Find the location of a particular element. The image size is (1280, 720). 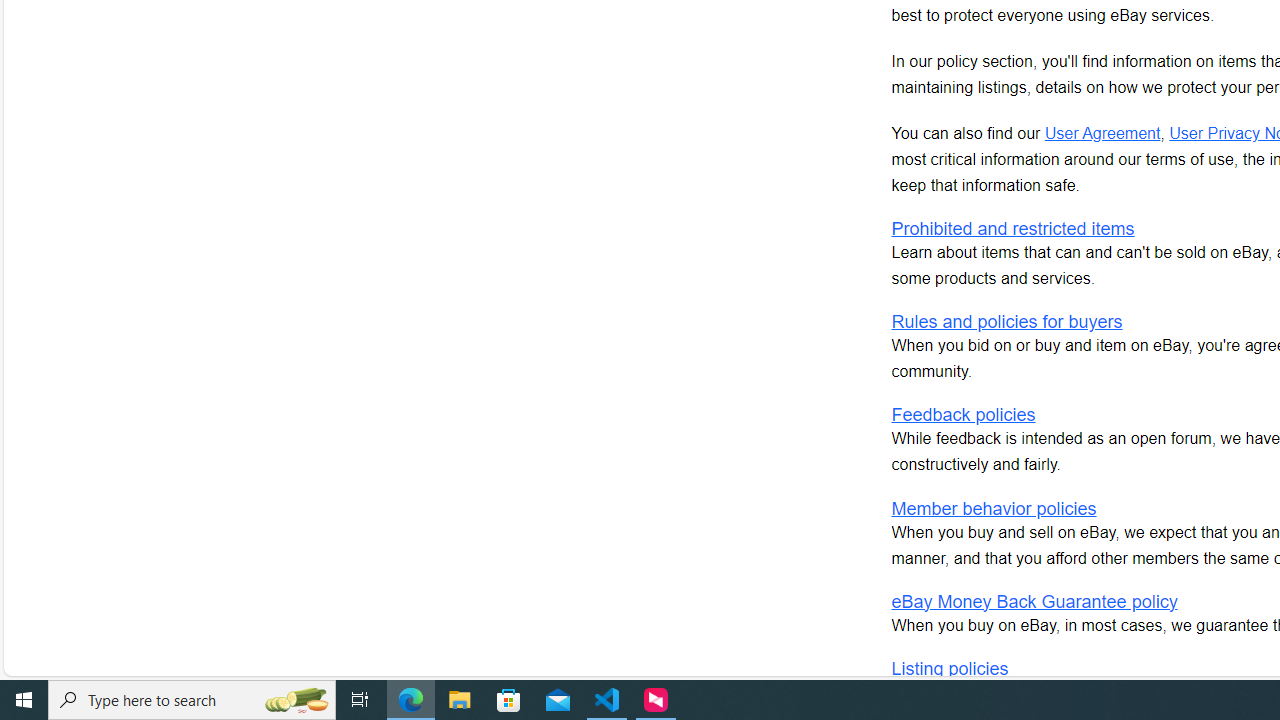

'Listing policies' is located at coordinates (948, 668).